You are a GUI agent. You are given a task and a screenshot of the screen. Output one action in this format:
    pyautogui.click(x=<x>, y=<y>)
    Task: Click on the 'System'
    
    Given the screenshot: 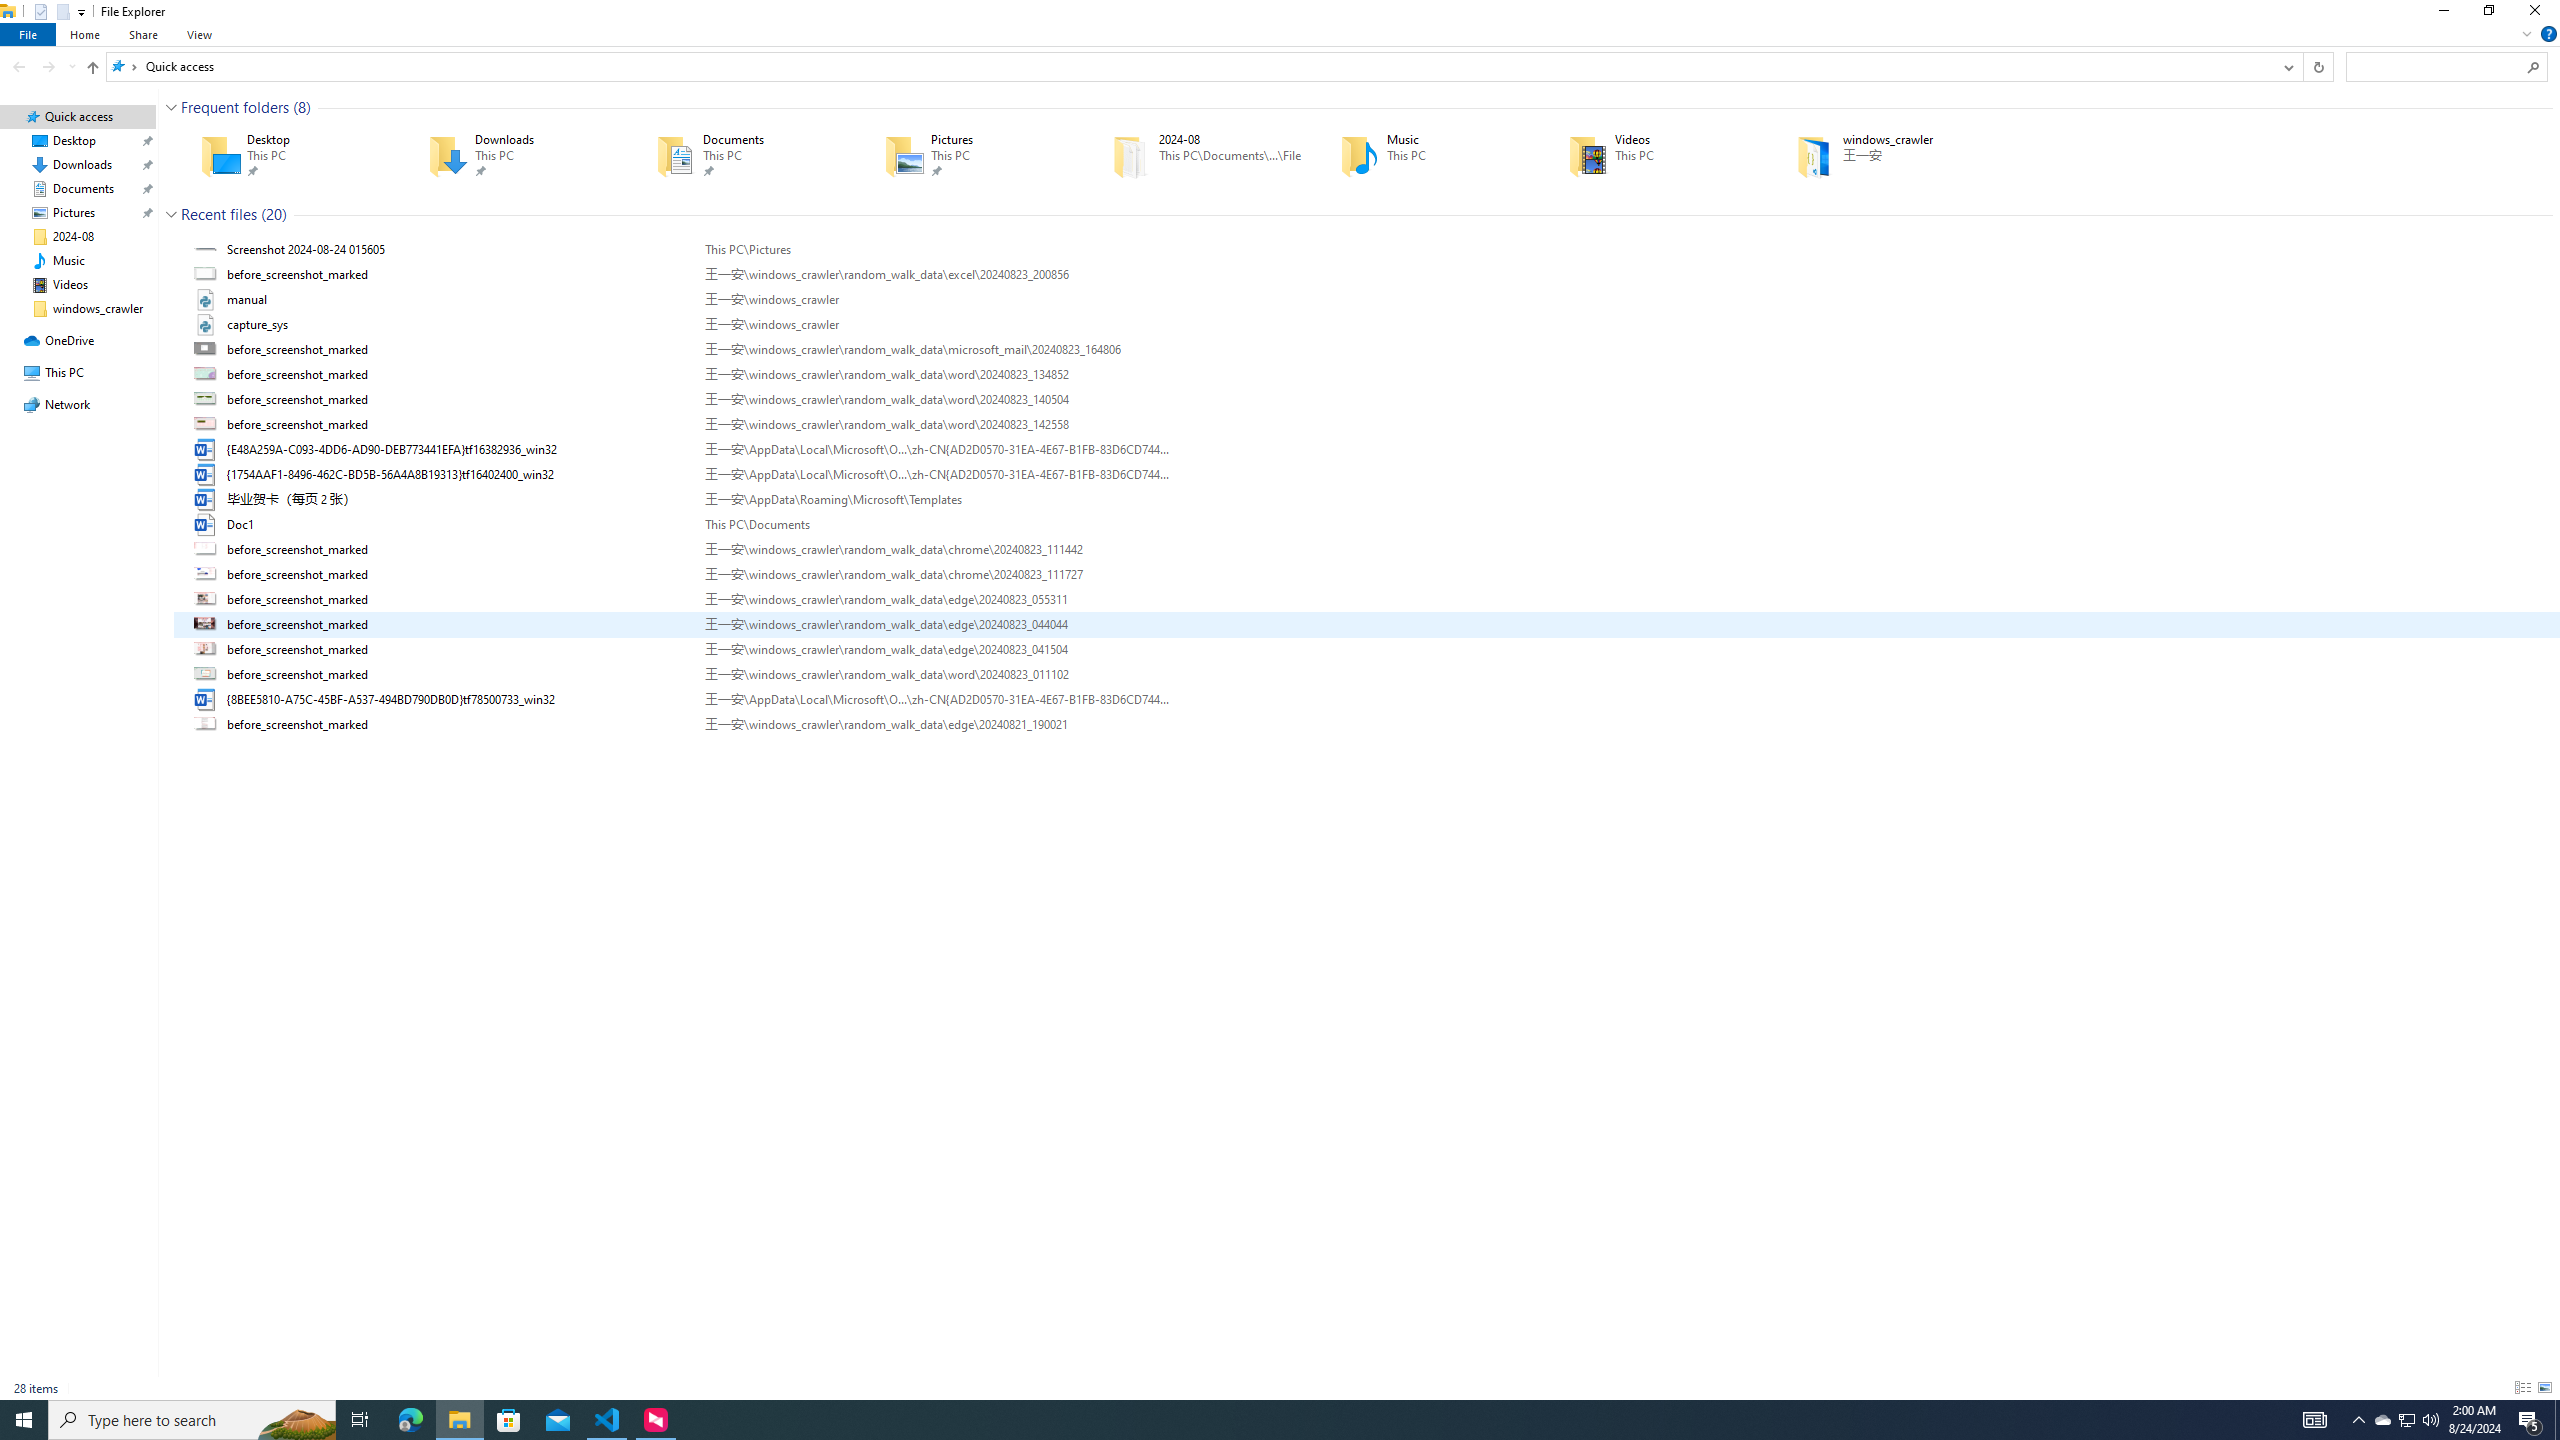 What is the action you would take?
    pyautogui.click(x=11, y=9)
    